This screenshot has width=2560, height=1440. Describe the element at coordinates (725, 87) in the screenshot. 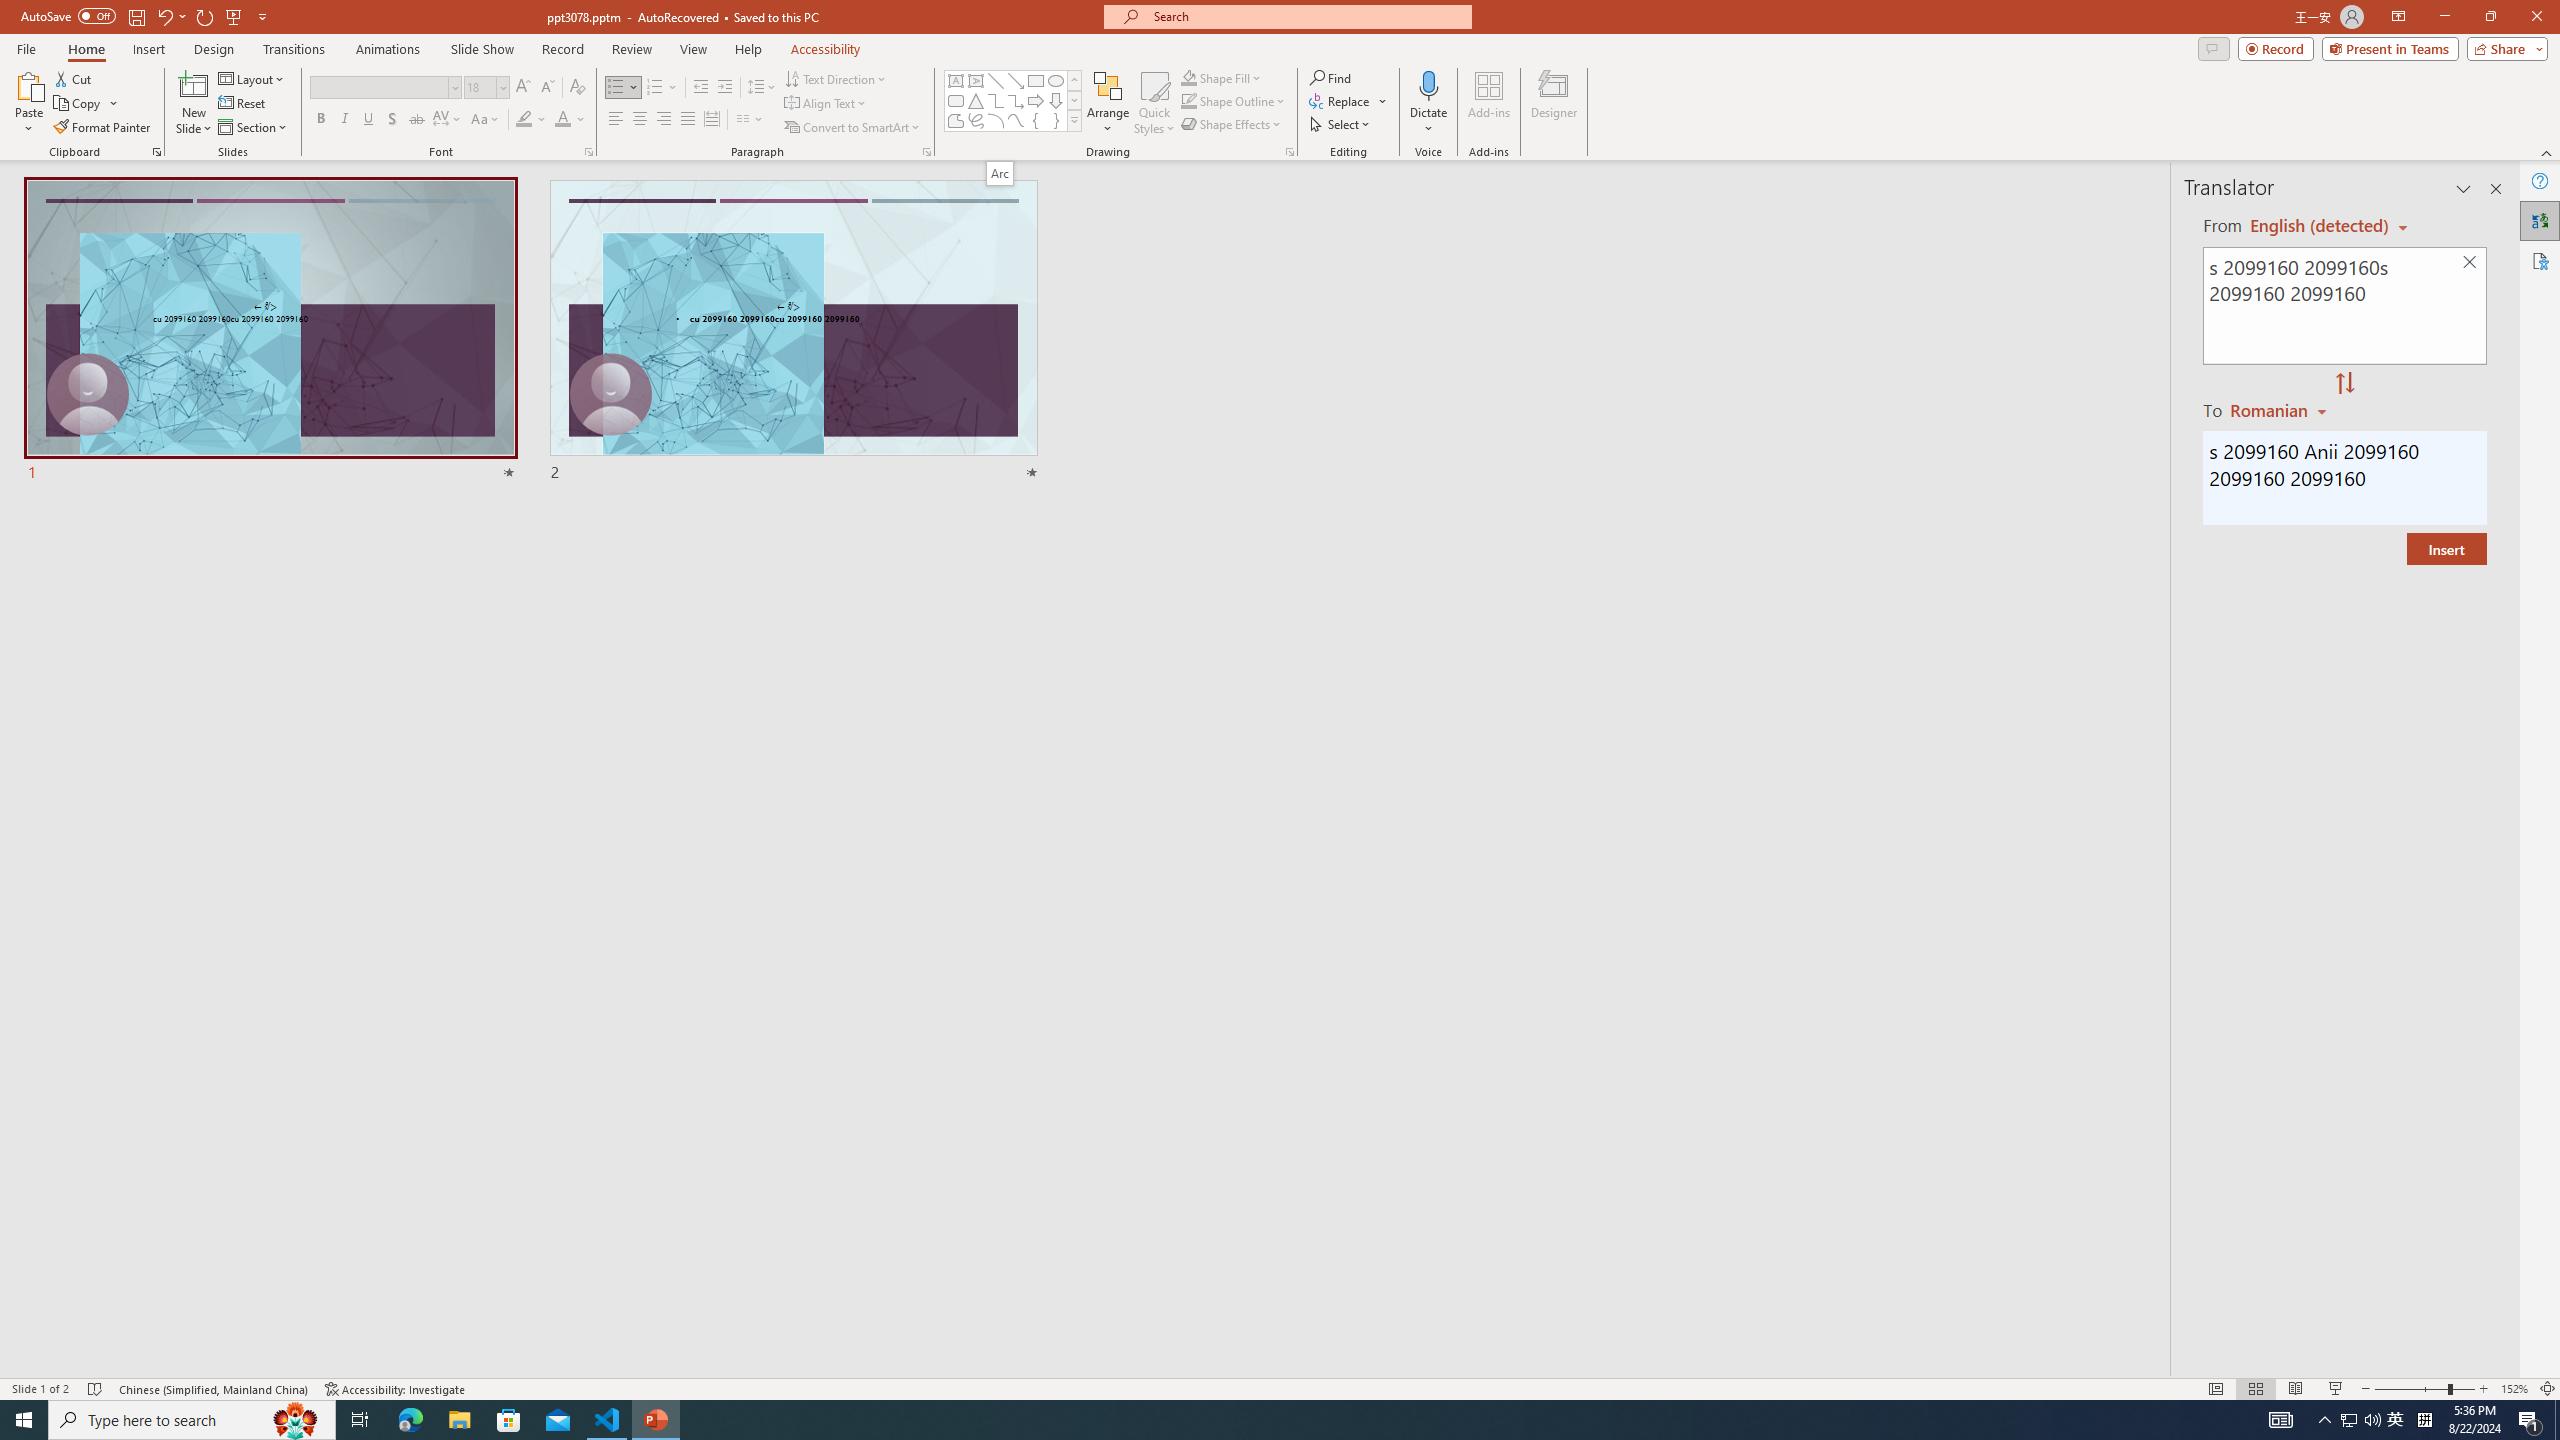

I see `'Increase Indent'` at that location.